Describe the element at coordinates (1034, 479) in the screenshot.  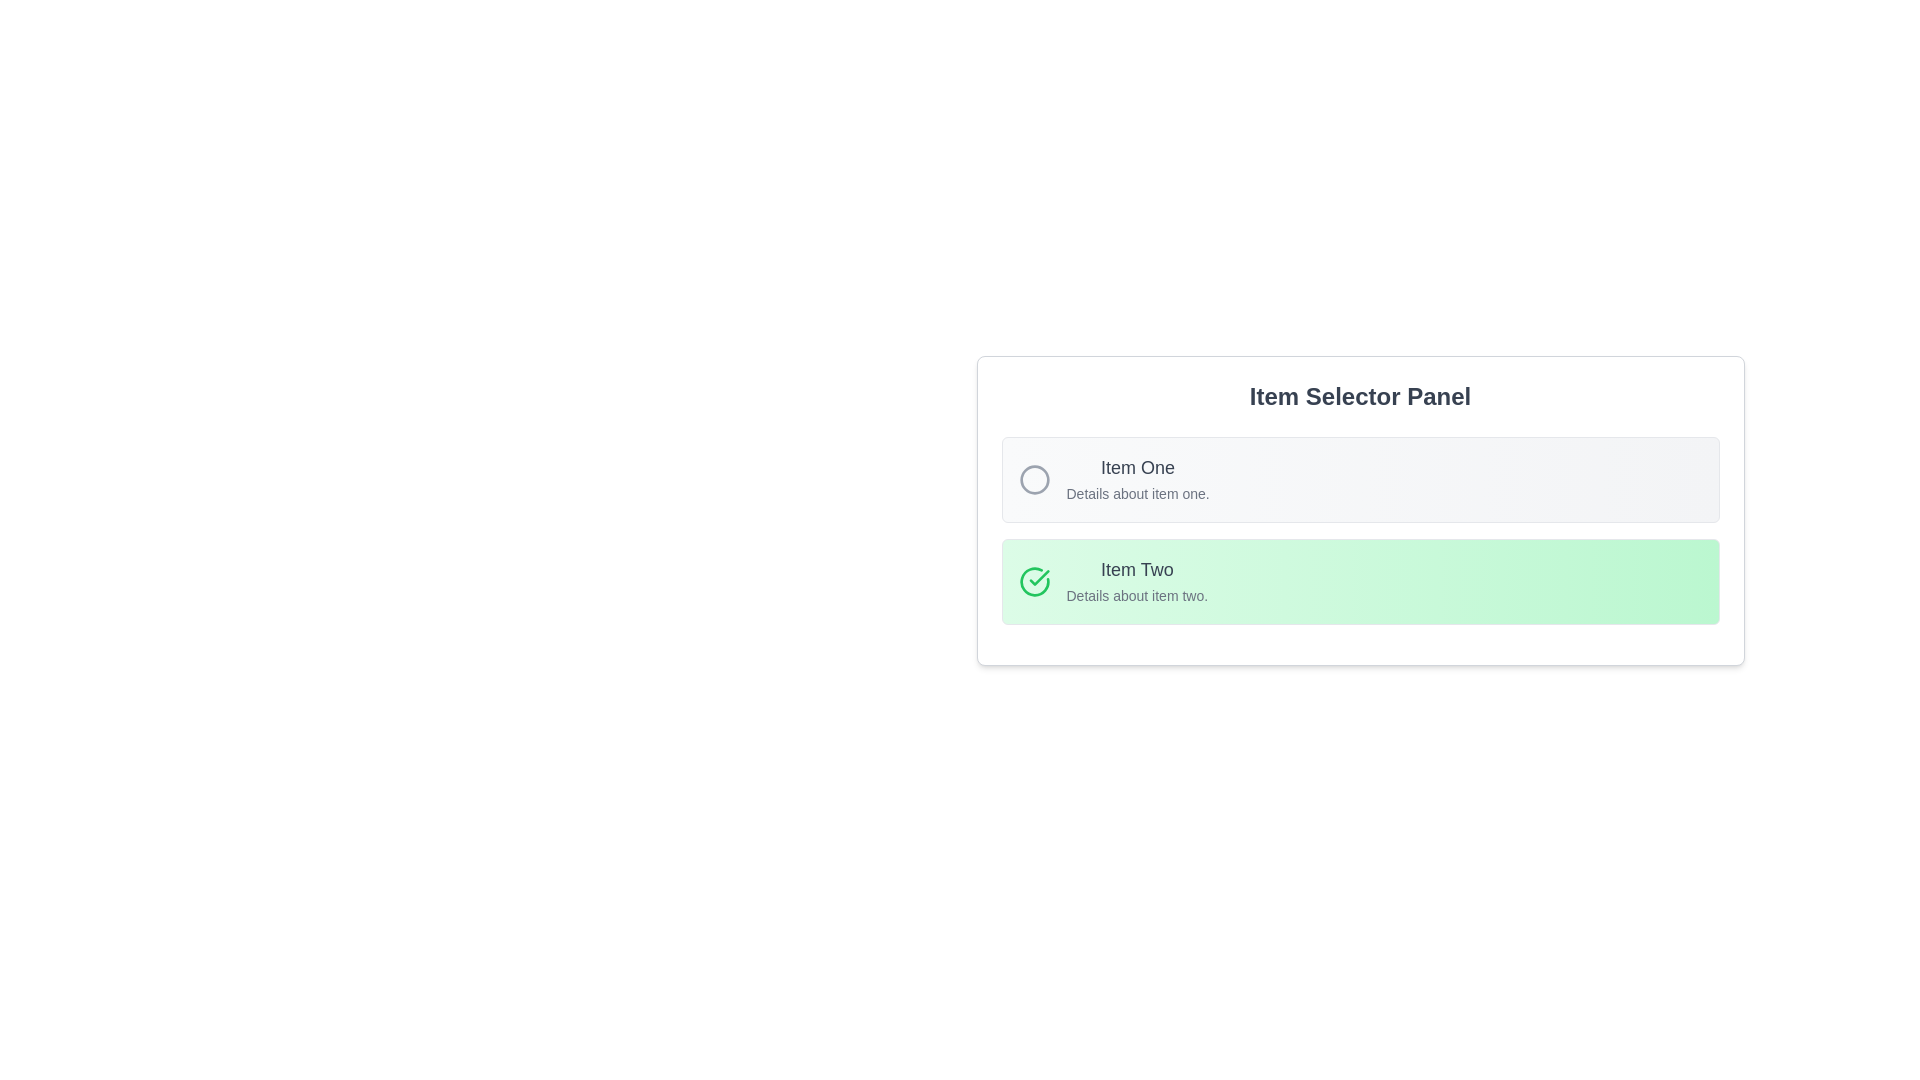
I see `the empty circular icon with a gray outline located on the left side of the 'Item One' section` at that location.